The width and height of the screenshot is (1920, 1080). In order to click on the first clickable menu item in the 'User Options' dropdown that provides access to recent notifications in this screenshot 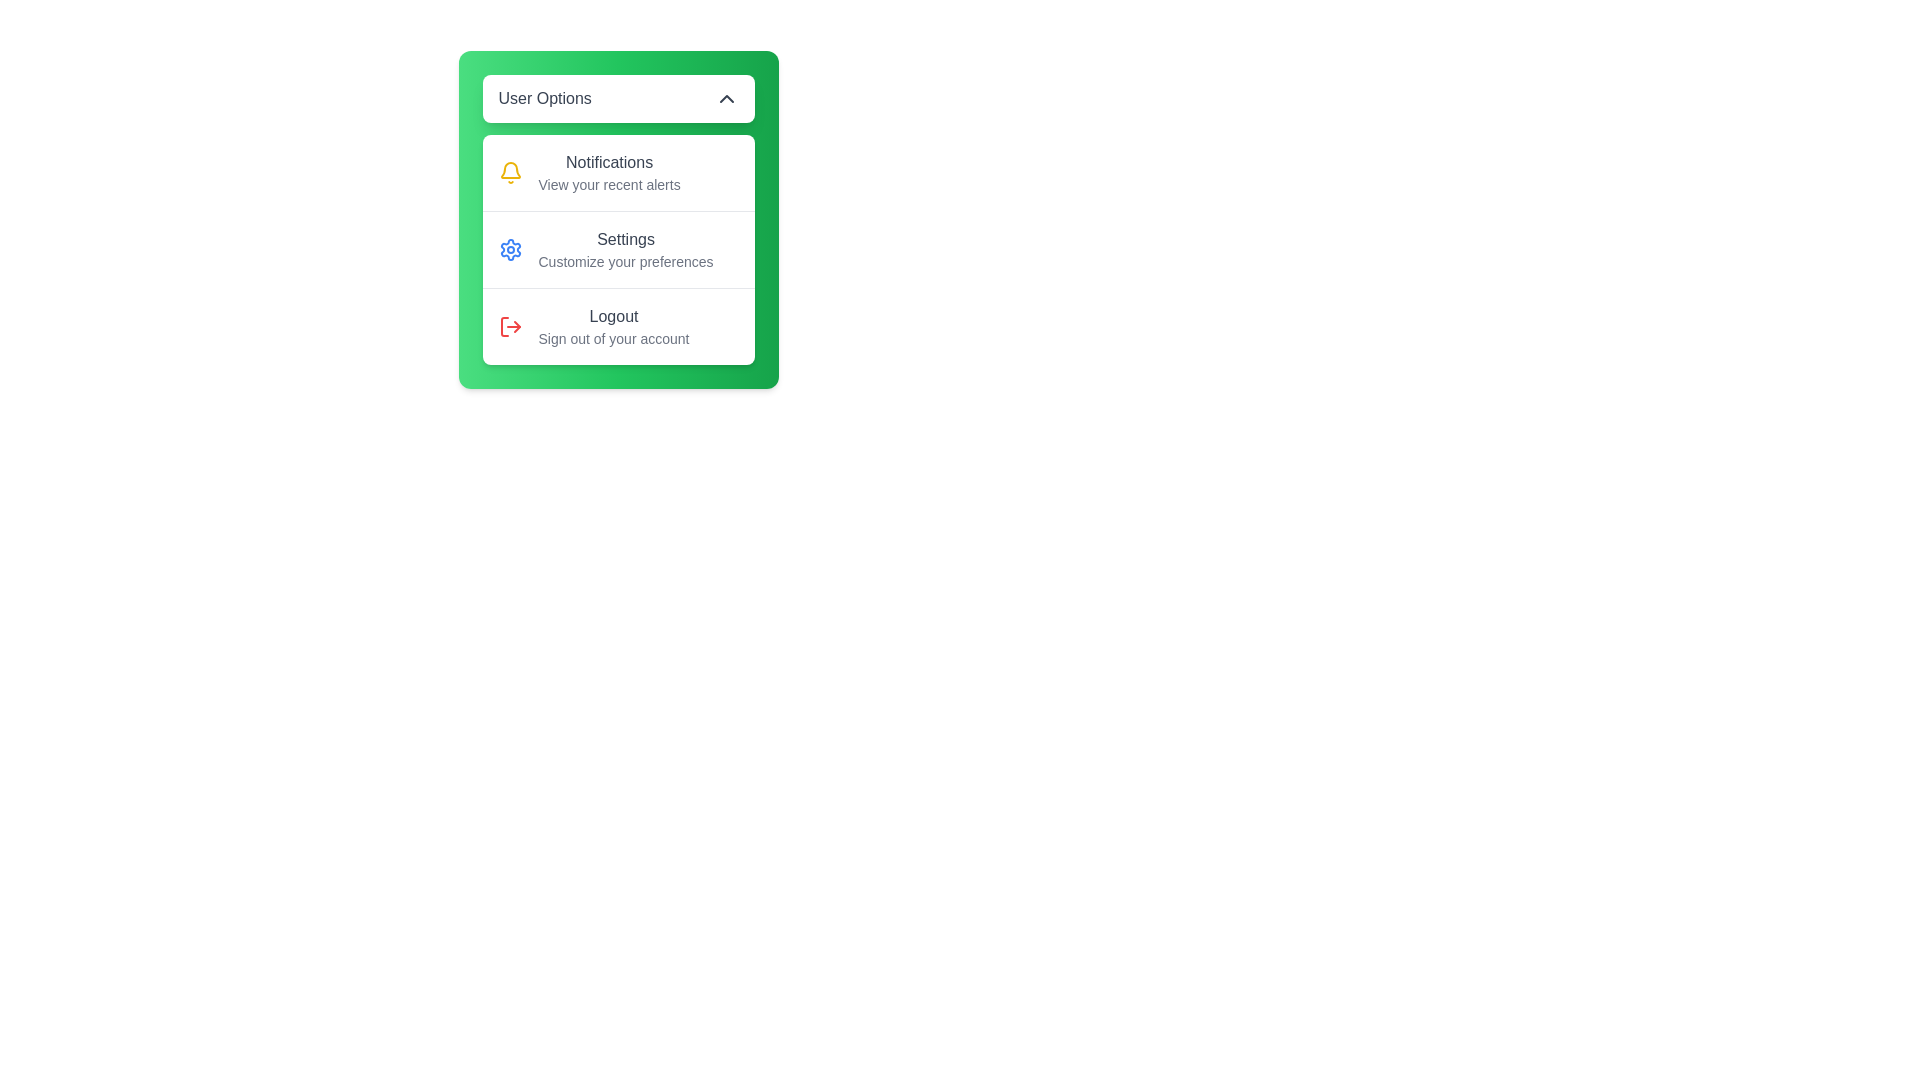, I will do `click(617, 172)`.